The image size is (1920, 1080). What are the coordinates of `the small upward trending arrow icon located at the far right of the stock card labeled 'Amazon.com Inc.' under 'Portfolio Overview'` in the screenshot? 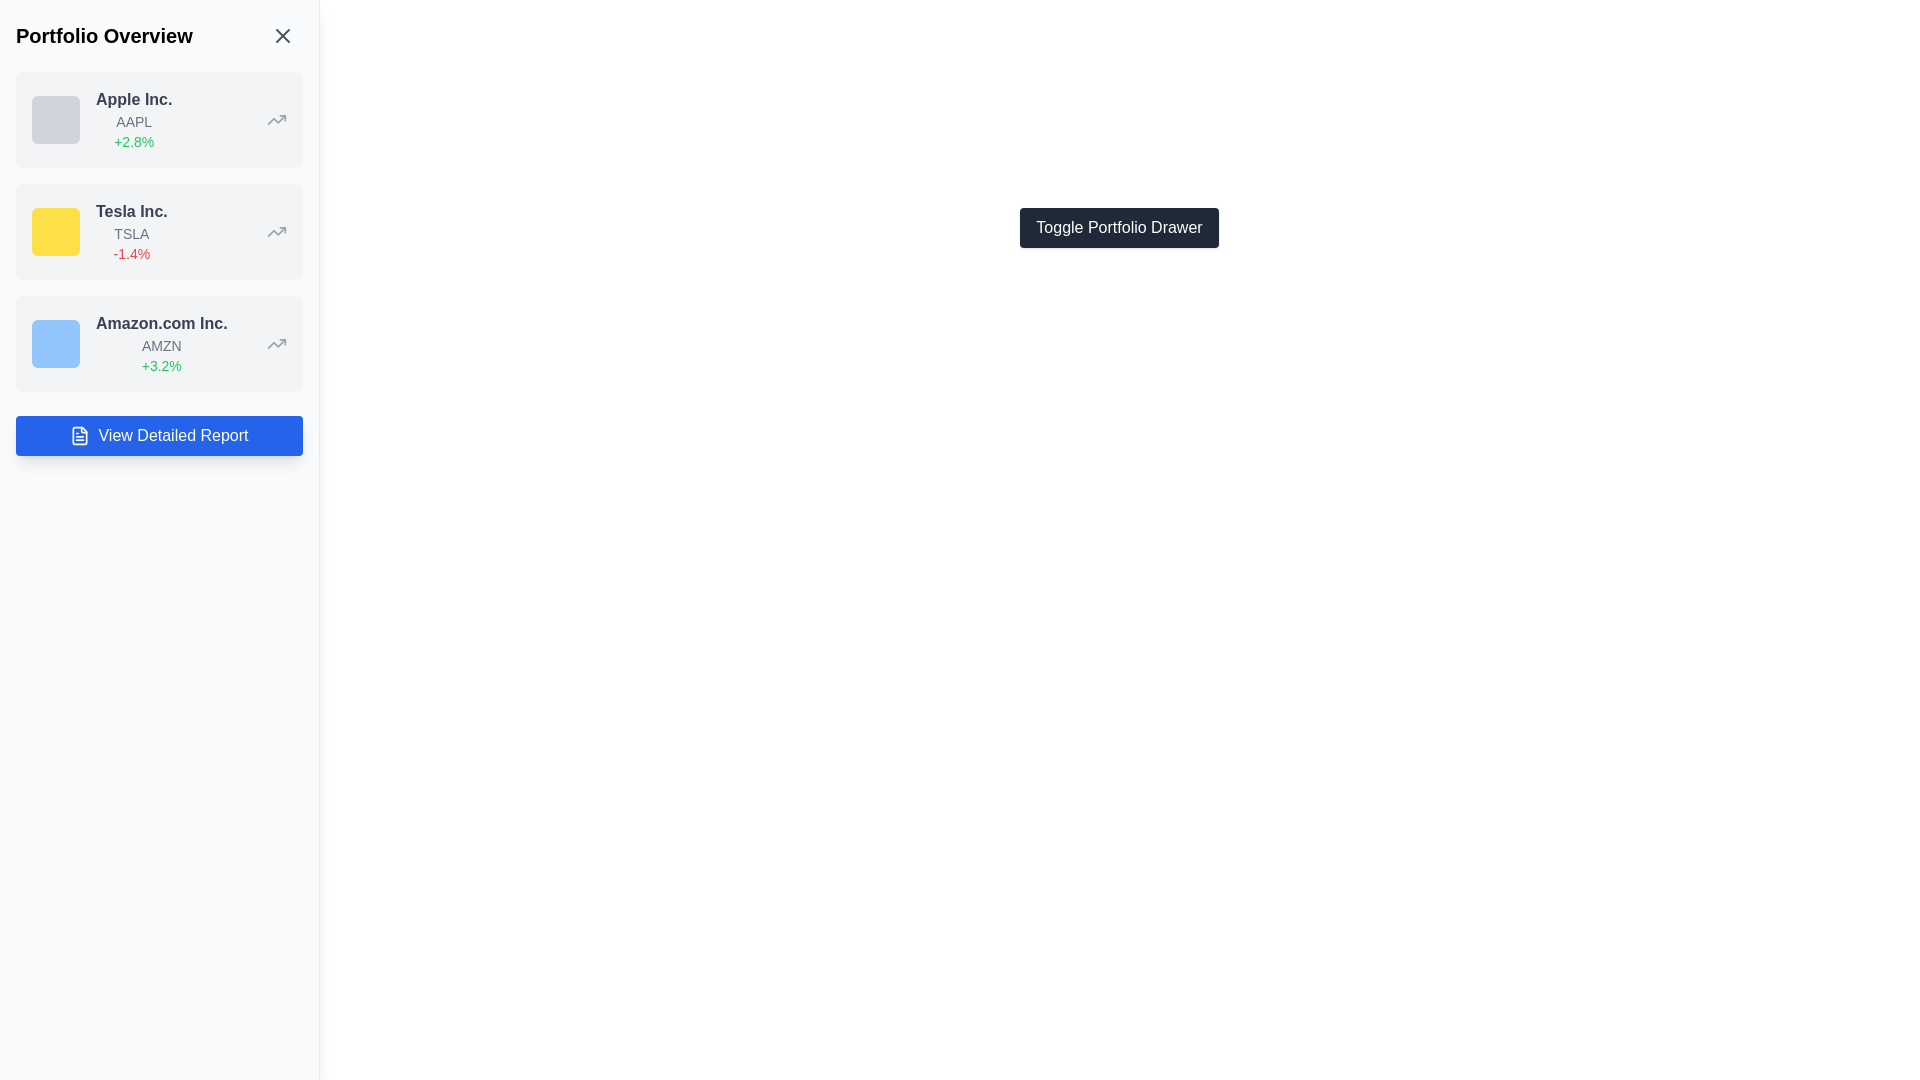 It's located at (276, 342).